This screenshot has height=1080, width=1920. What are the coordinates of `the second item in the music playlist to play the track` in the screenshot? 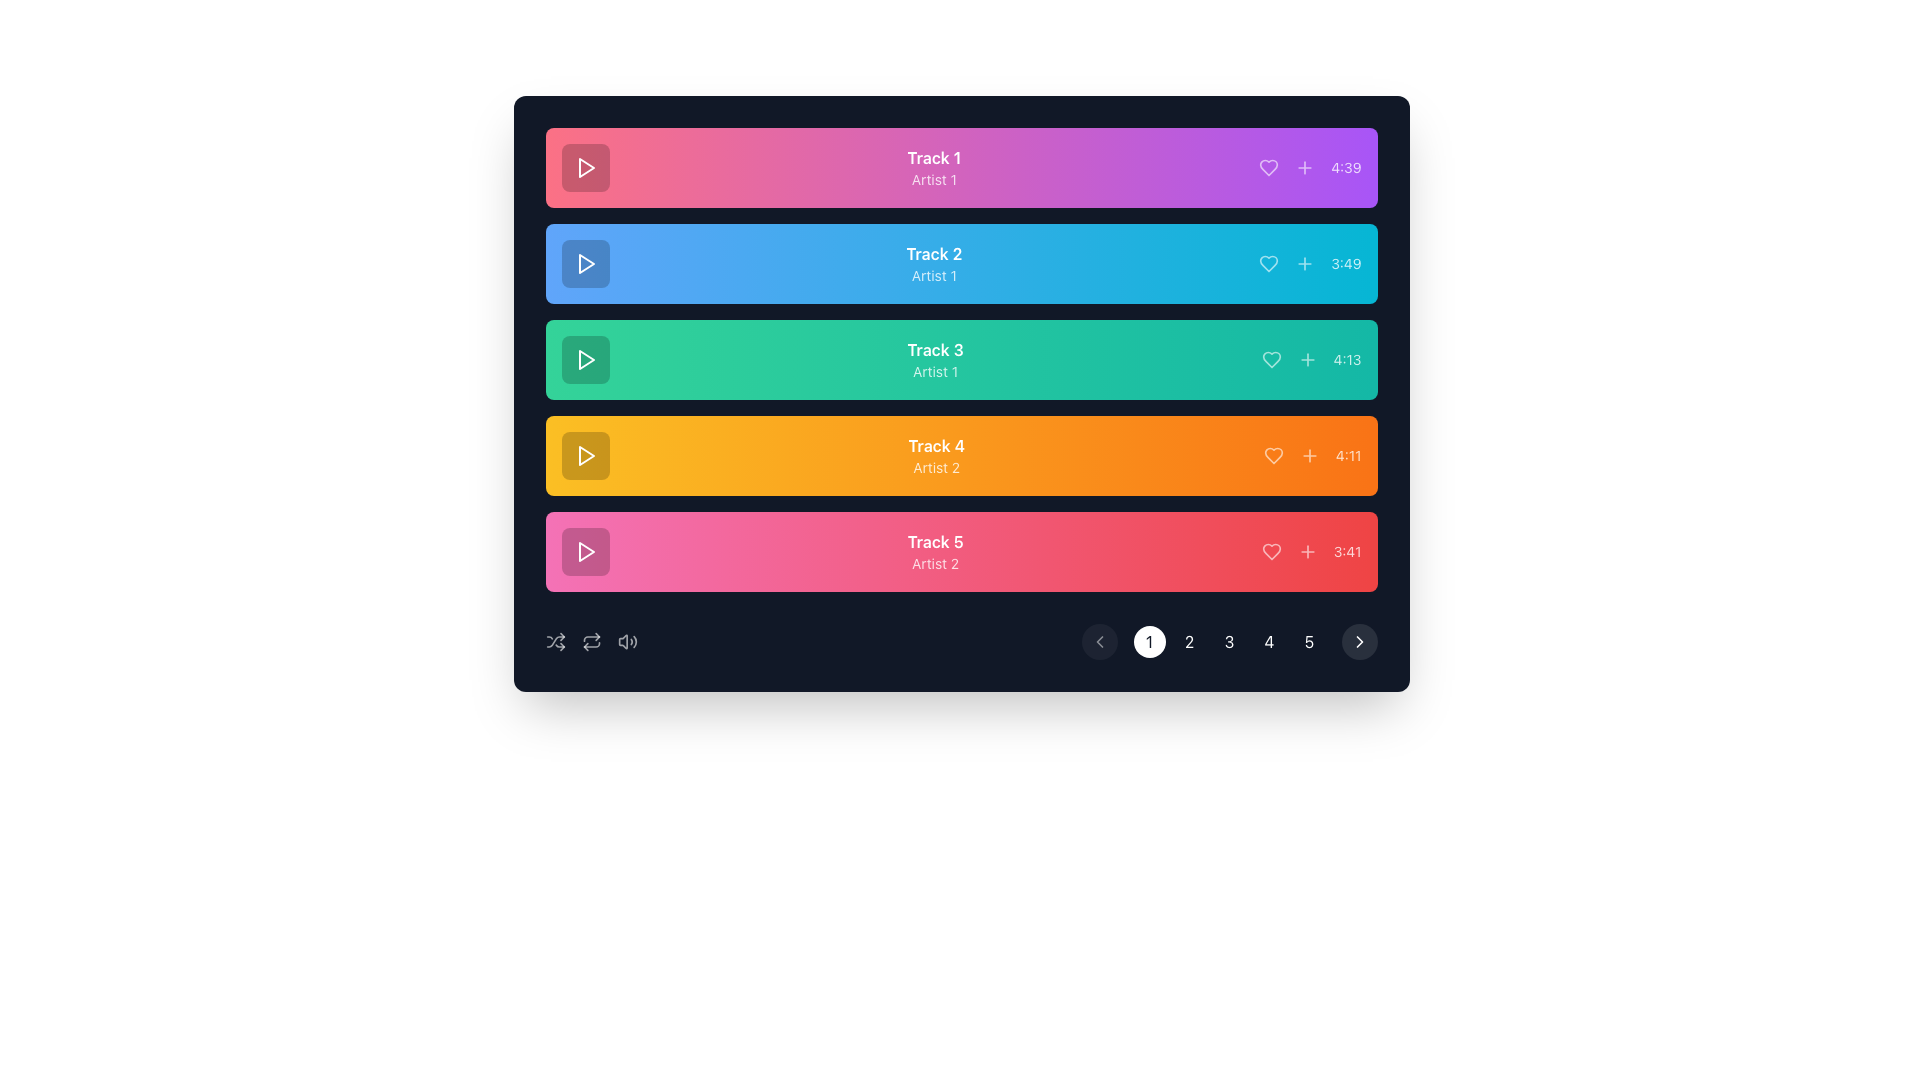 It's located at (961, 262).